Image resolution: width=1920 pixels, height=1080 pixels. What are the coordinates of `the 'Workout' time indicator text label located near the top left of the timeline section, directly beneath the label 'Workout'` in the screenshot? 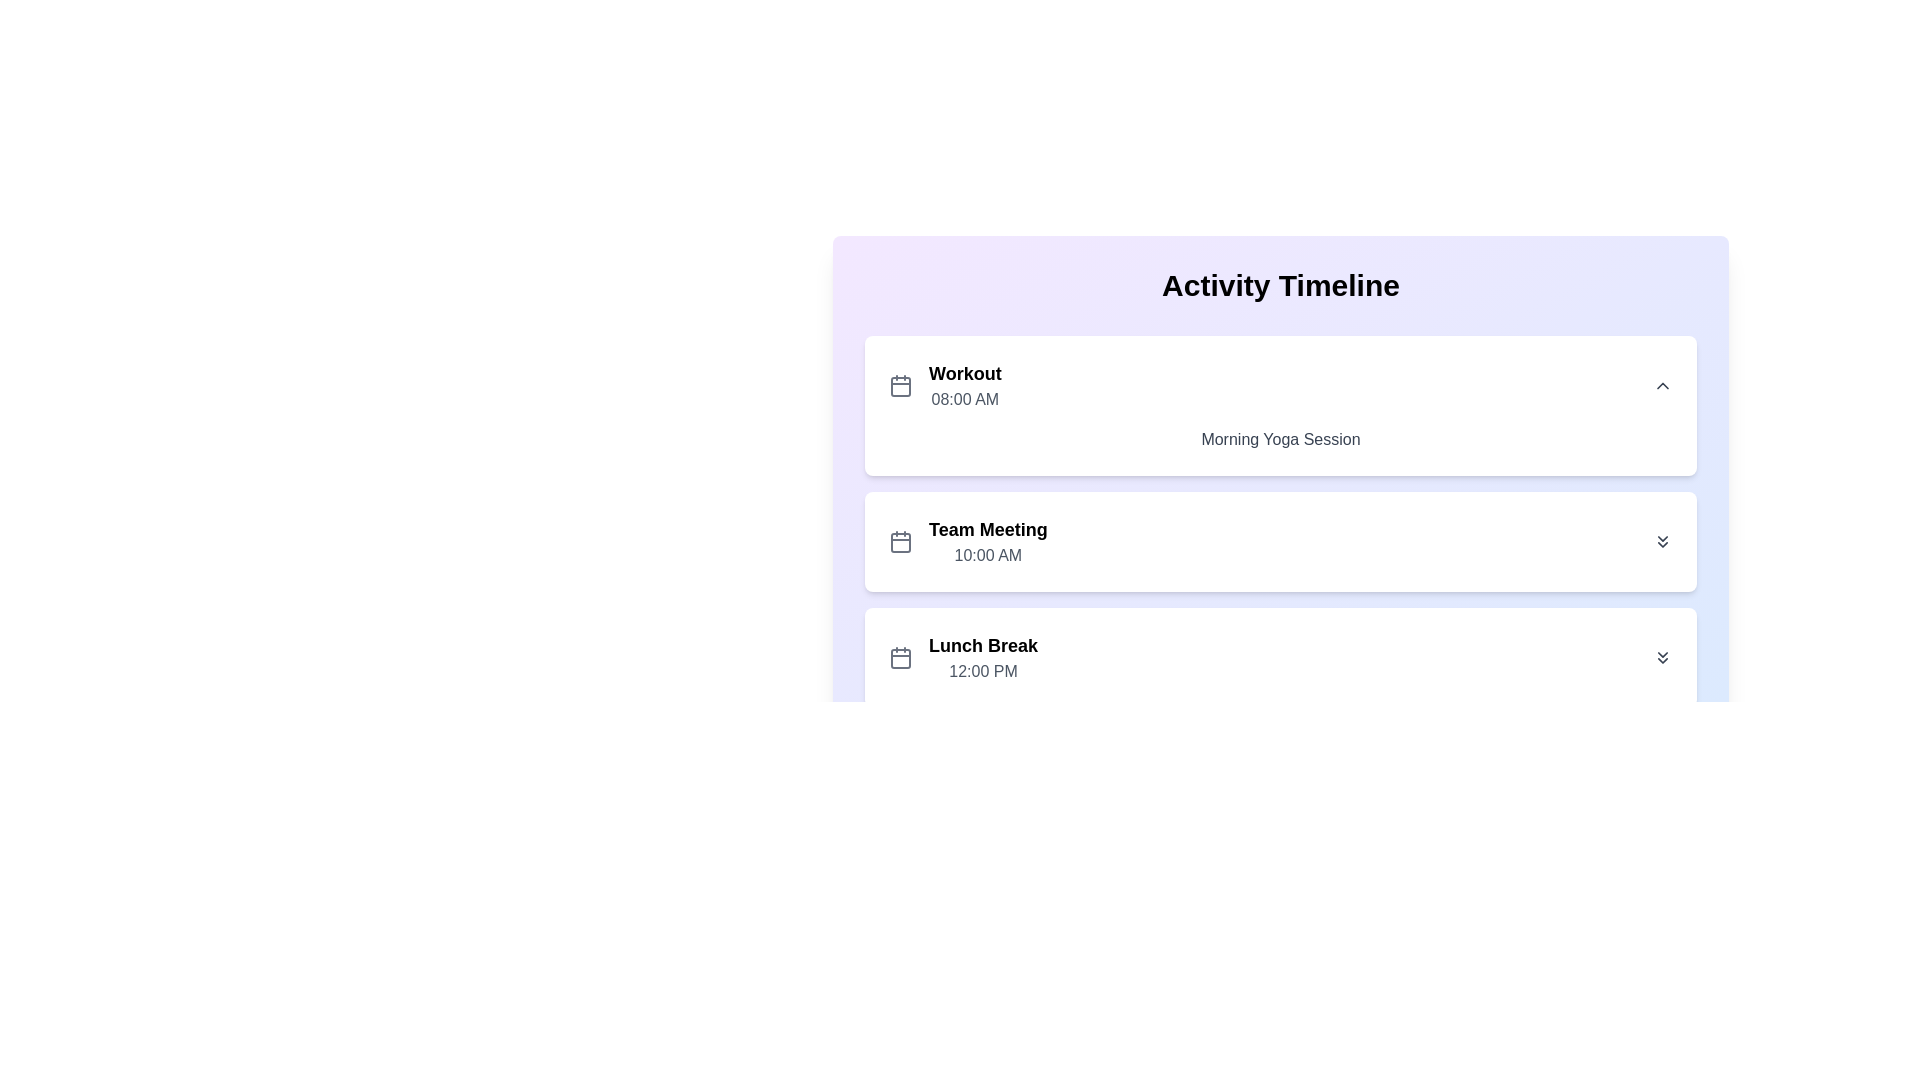 It's located at (965, 400).